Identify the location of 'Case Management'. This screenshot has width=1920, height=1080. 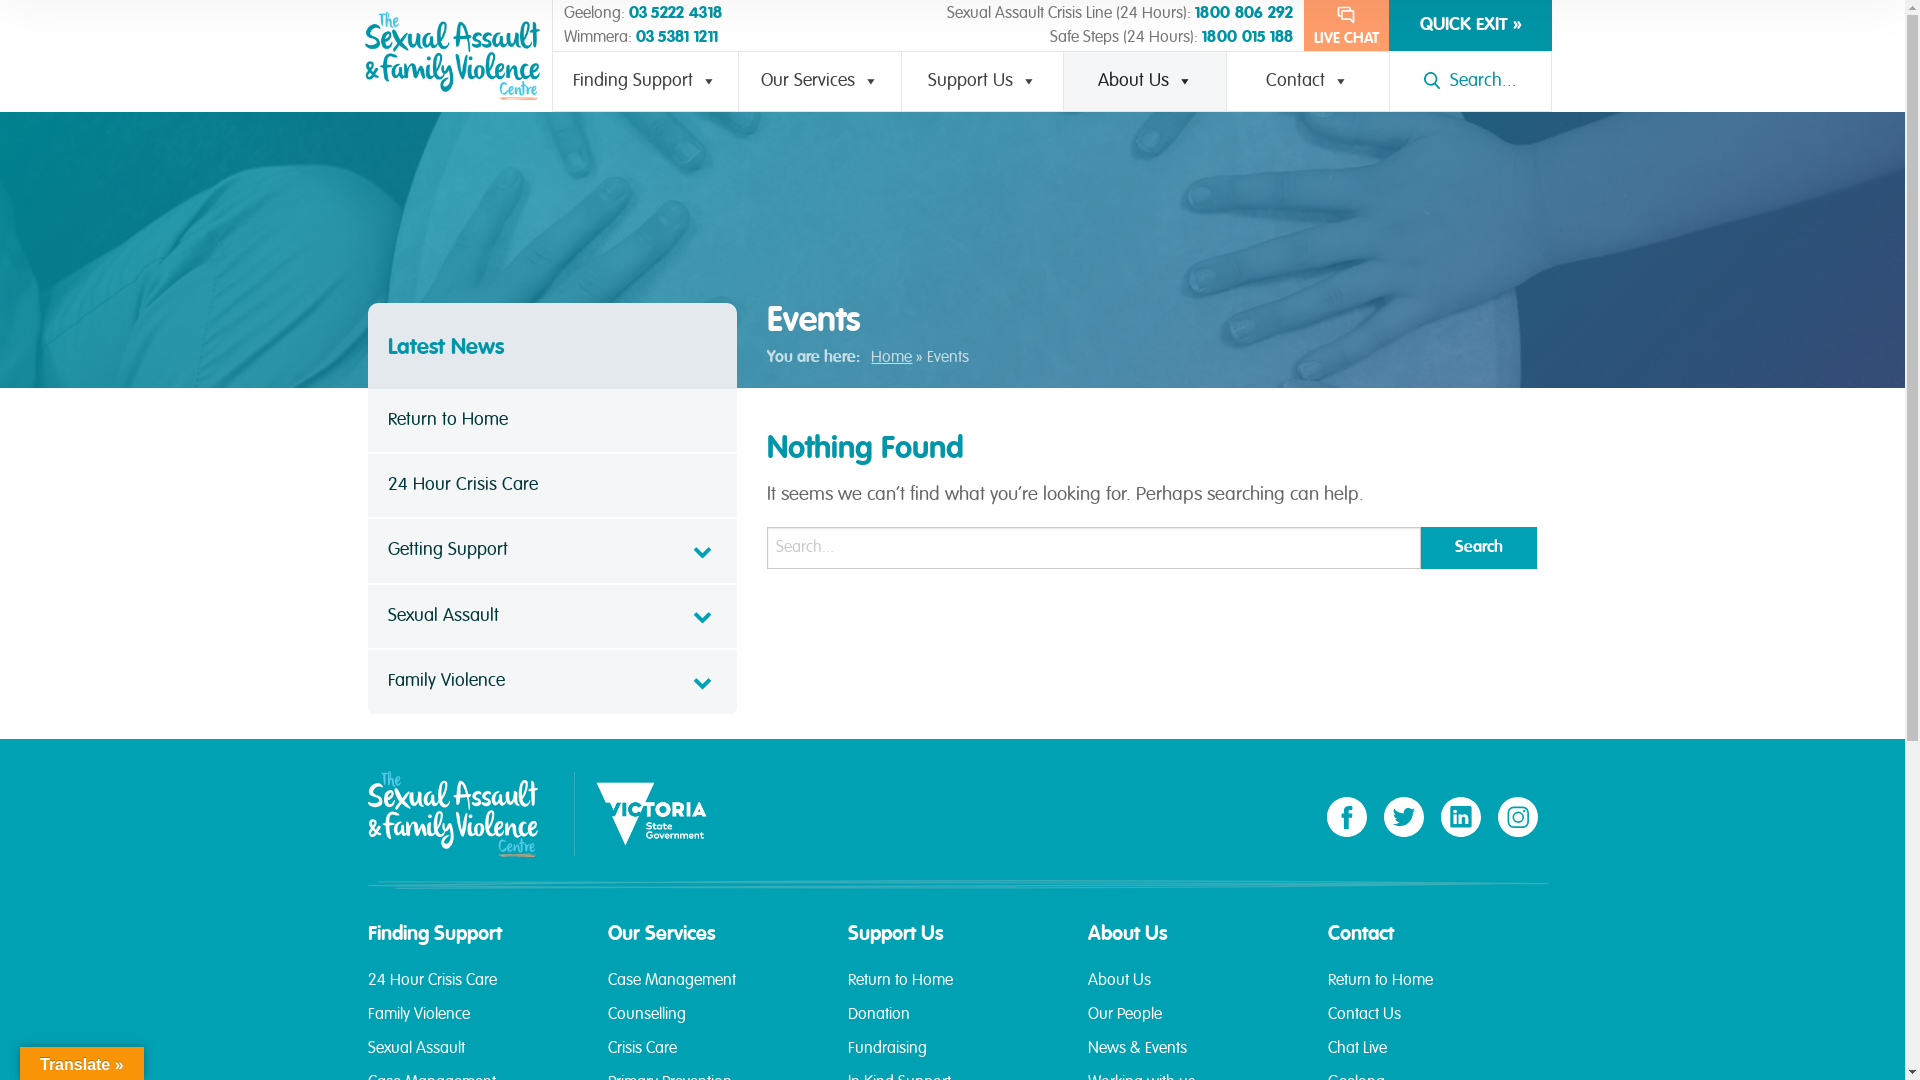
(607, 990).